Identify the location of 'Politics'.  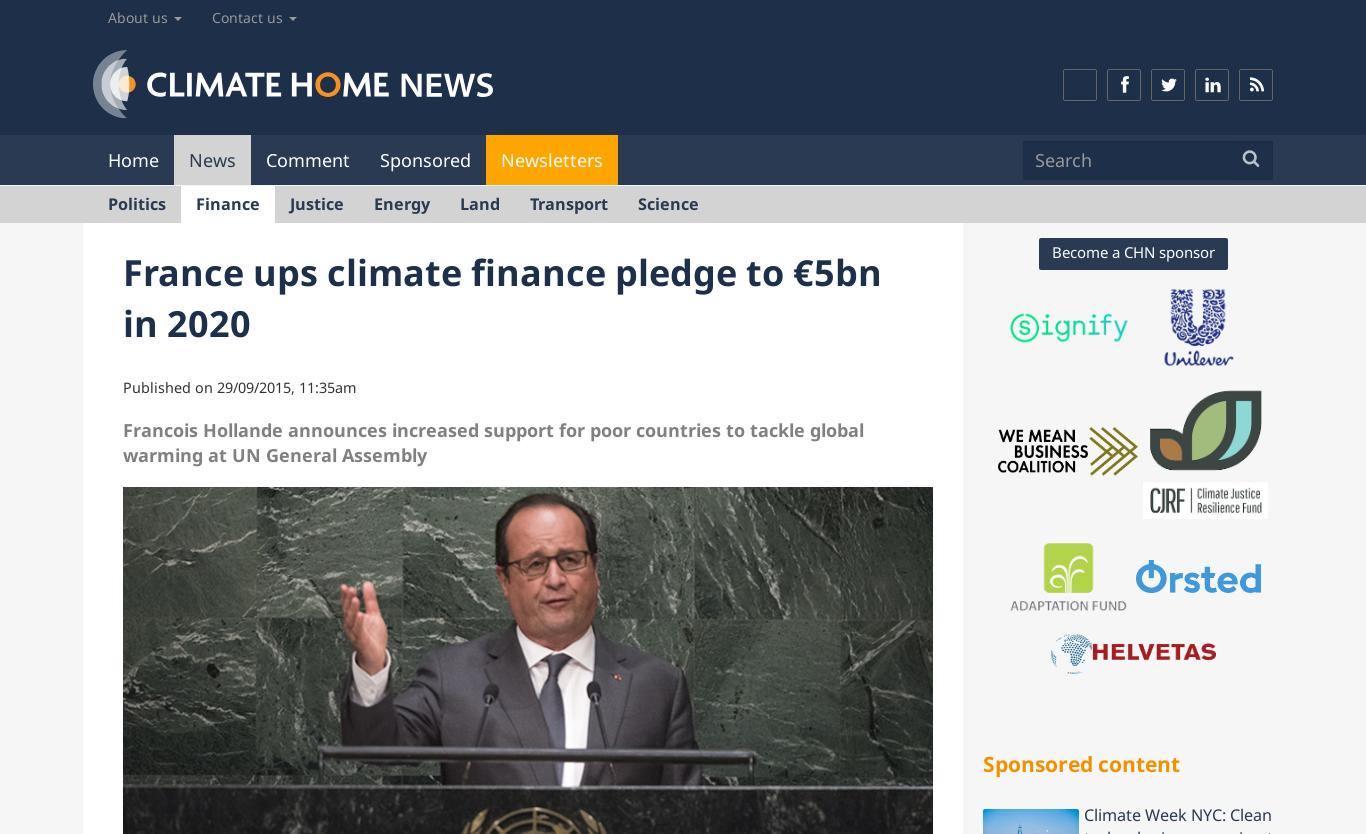
(136, 202).